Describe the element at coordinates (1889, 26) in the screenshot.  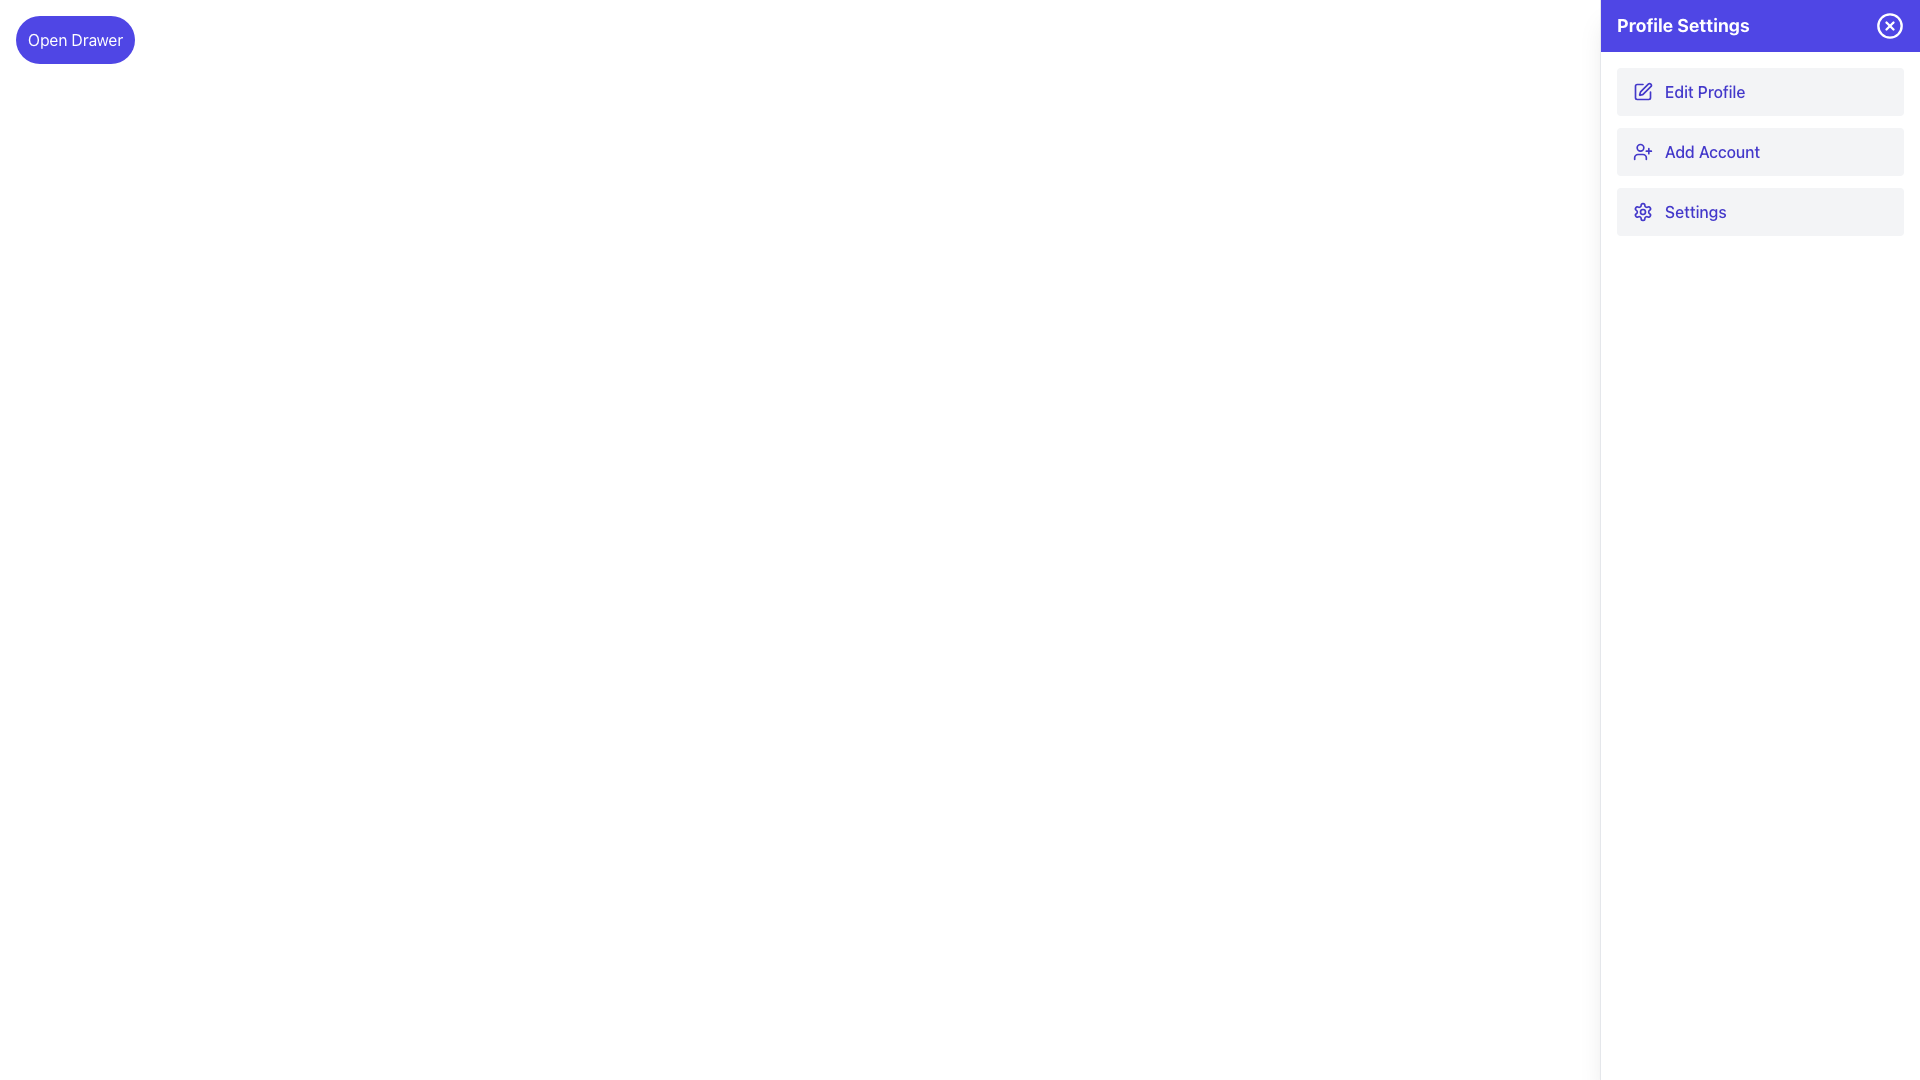
I see `the circular control icon with a blue background and white outlined cross located` at that location.